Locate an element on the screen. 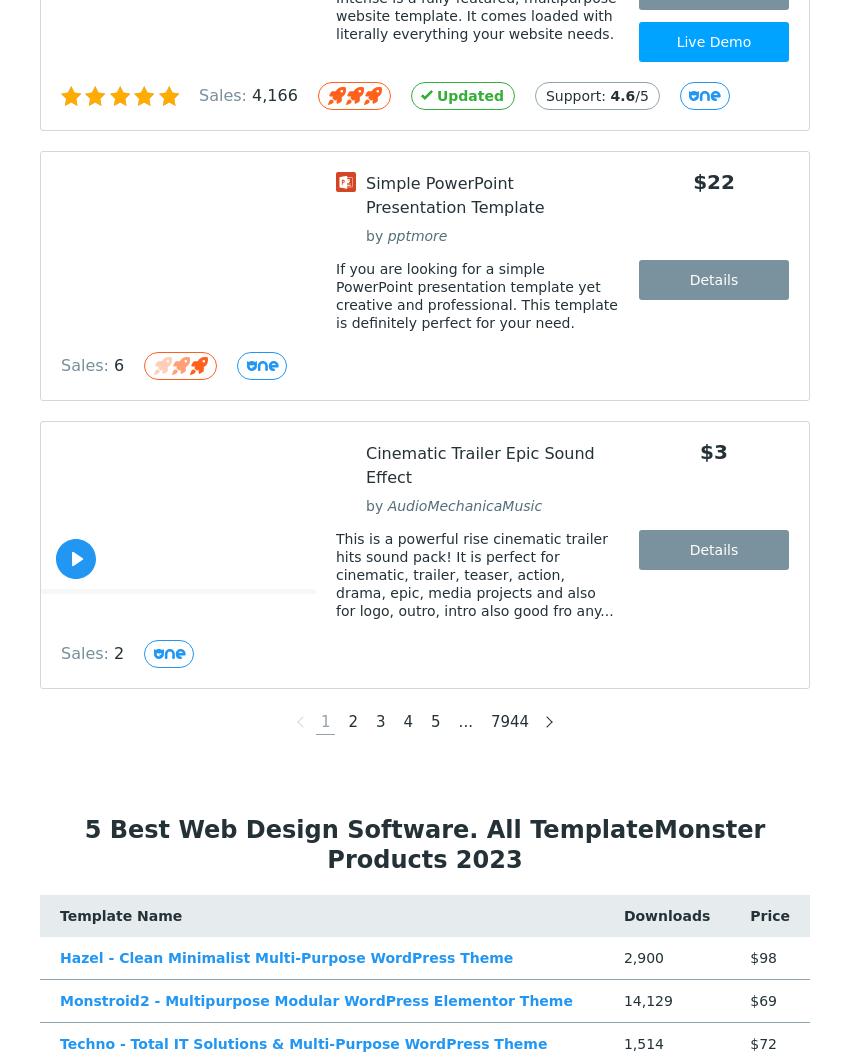 The height and width of the screenshot is (1064, 850). 'Template Name' is located at coordinates (60, 915).